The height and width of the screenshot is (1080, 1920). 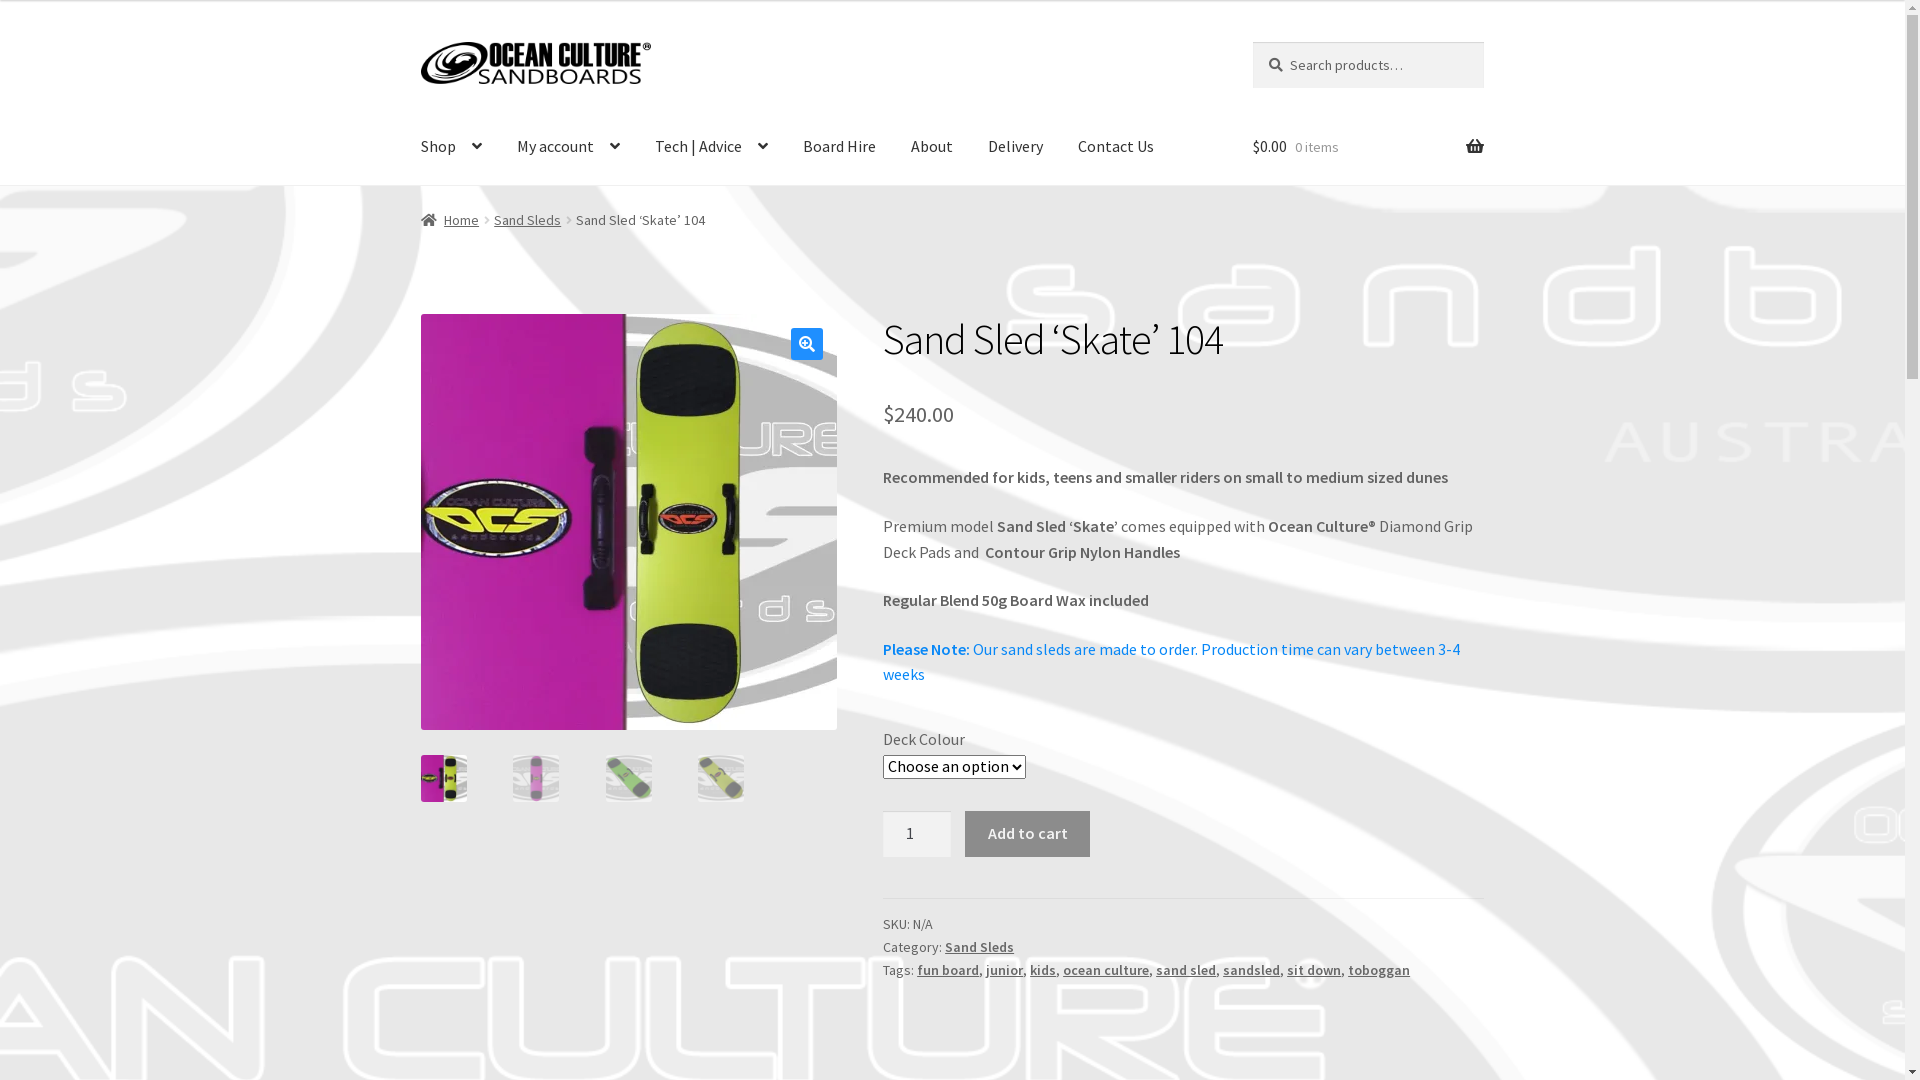 I want to click on 'Contact Us', so click(x=1060, y=145).